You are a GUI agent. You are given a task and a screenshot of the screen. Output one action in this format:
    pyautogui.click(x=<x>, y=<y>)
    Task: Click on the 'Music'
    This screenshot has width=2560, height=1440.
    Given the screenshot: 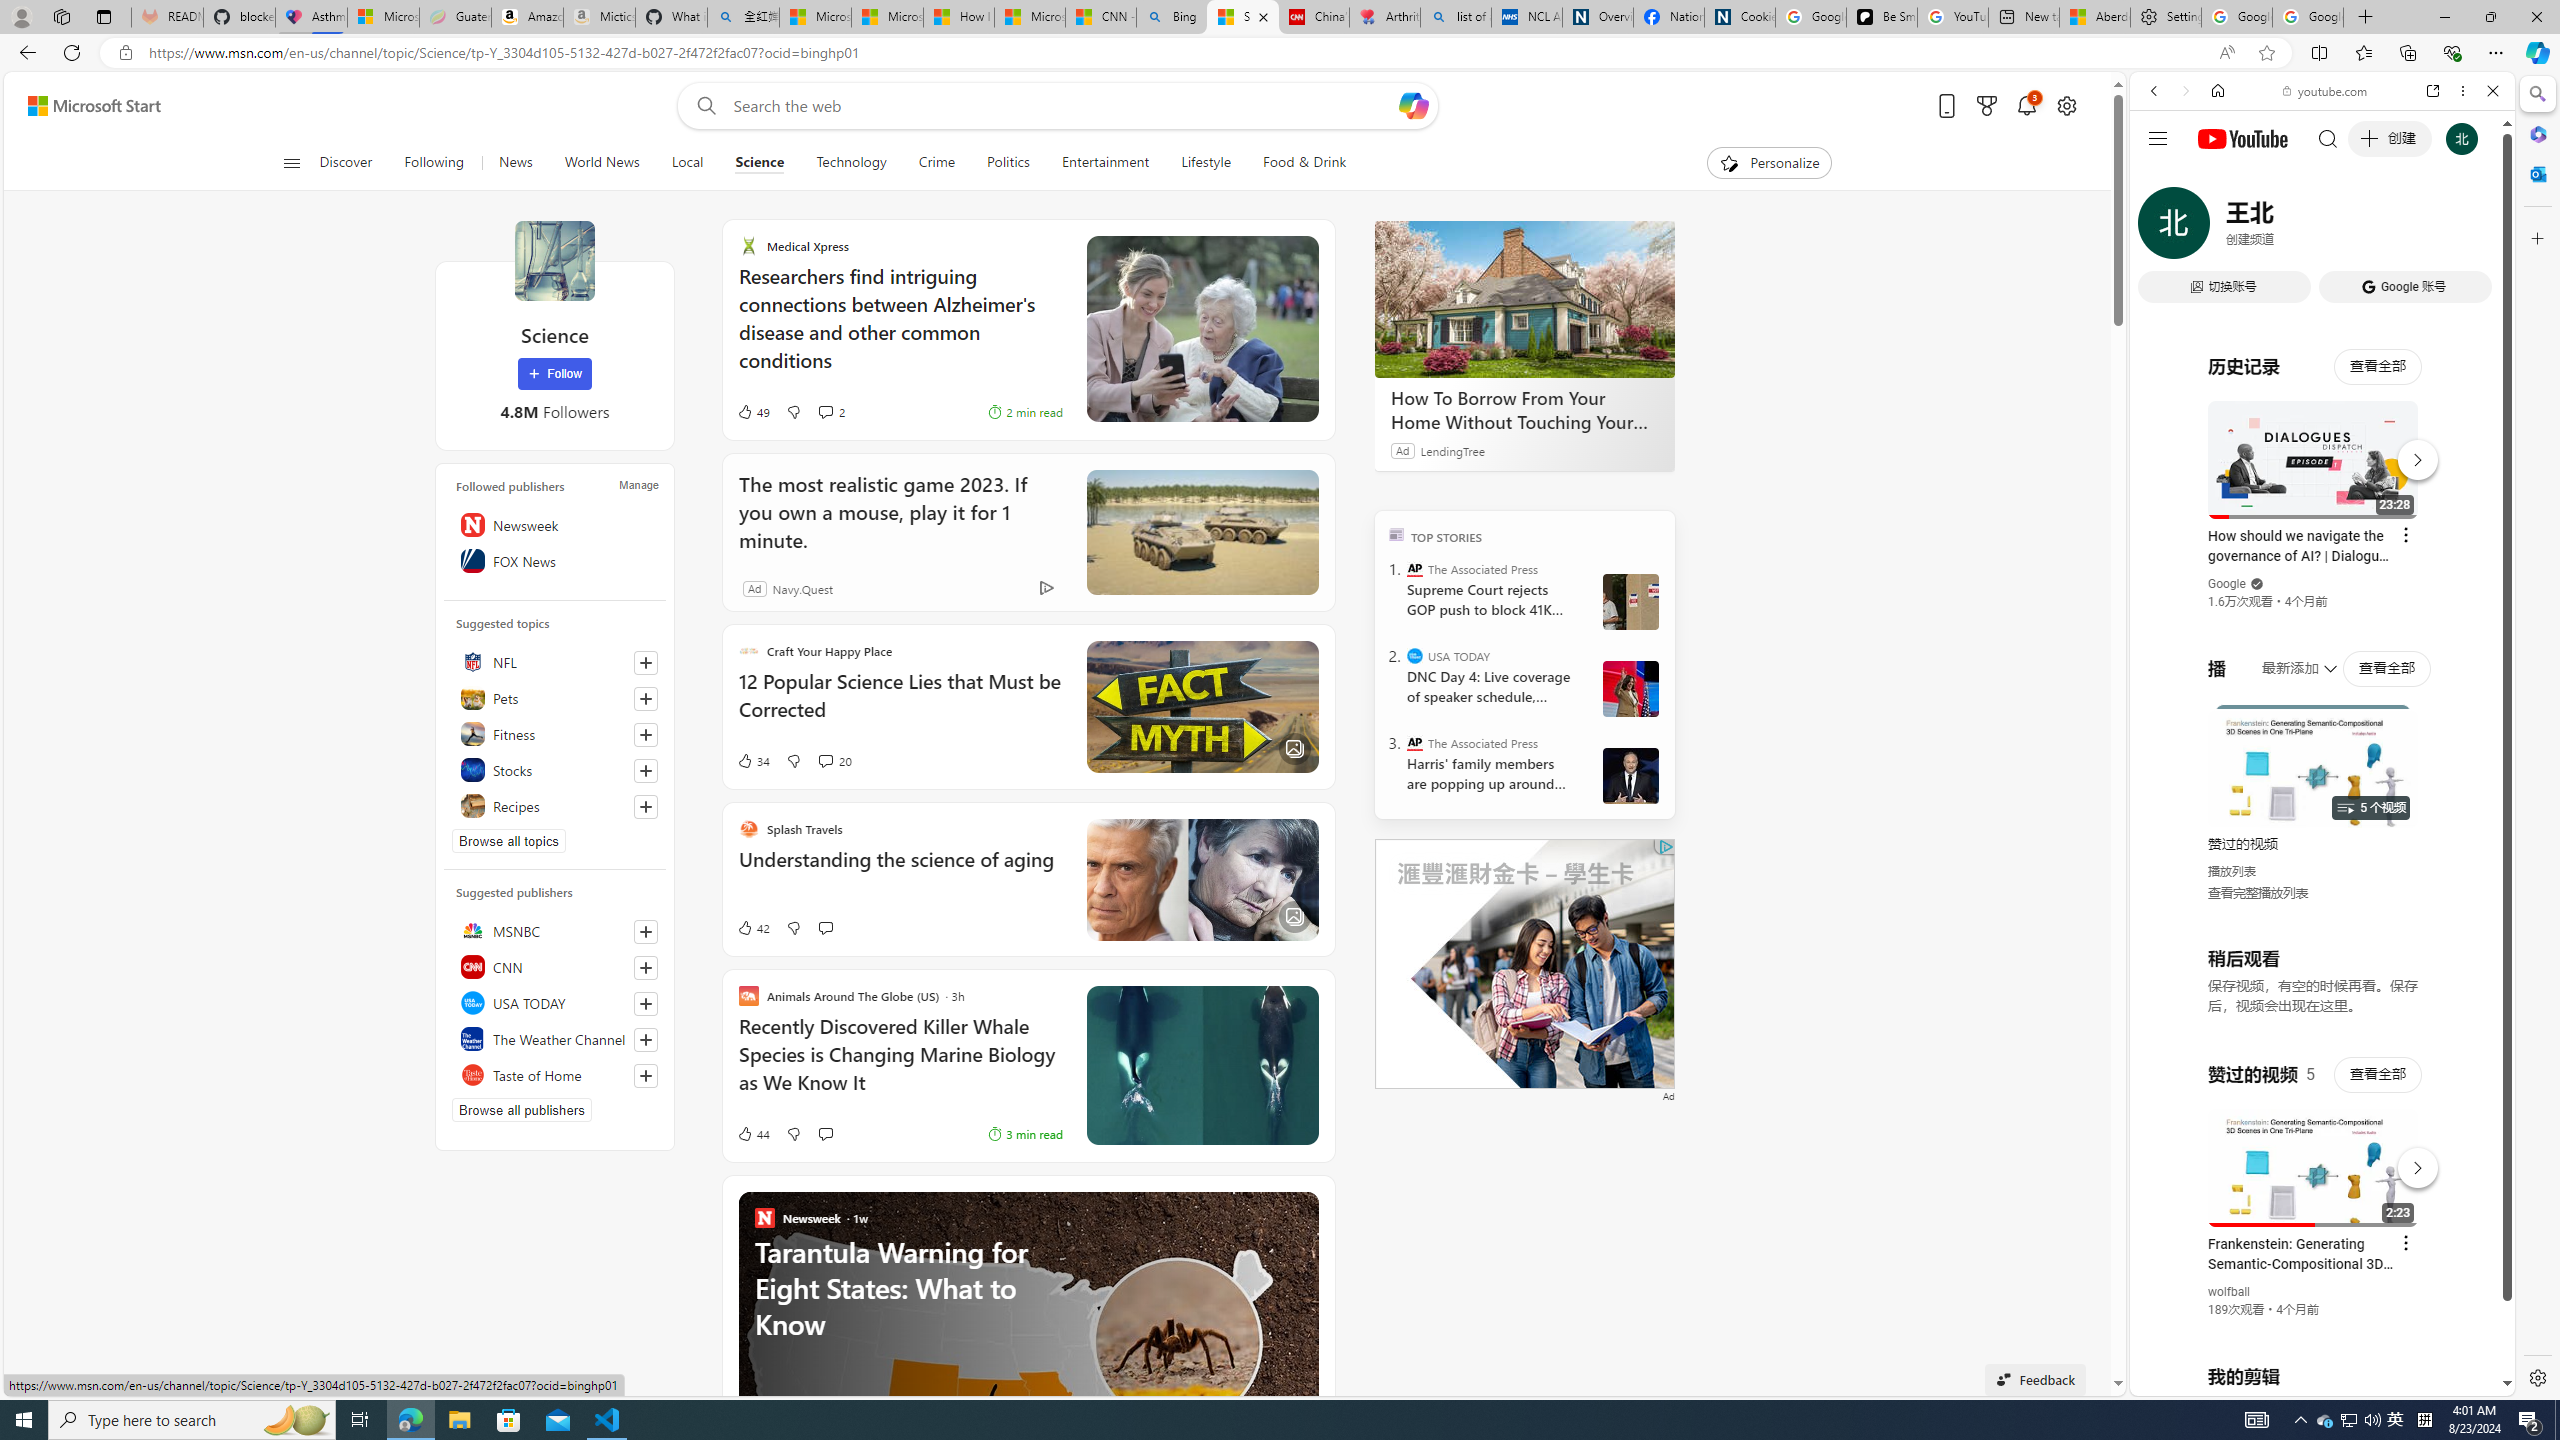 What is the action you would take?
    pyautogui.click(x=2320, y=543)
    